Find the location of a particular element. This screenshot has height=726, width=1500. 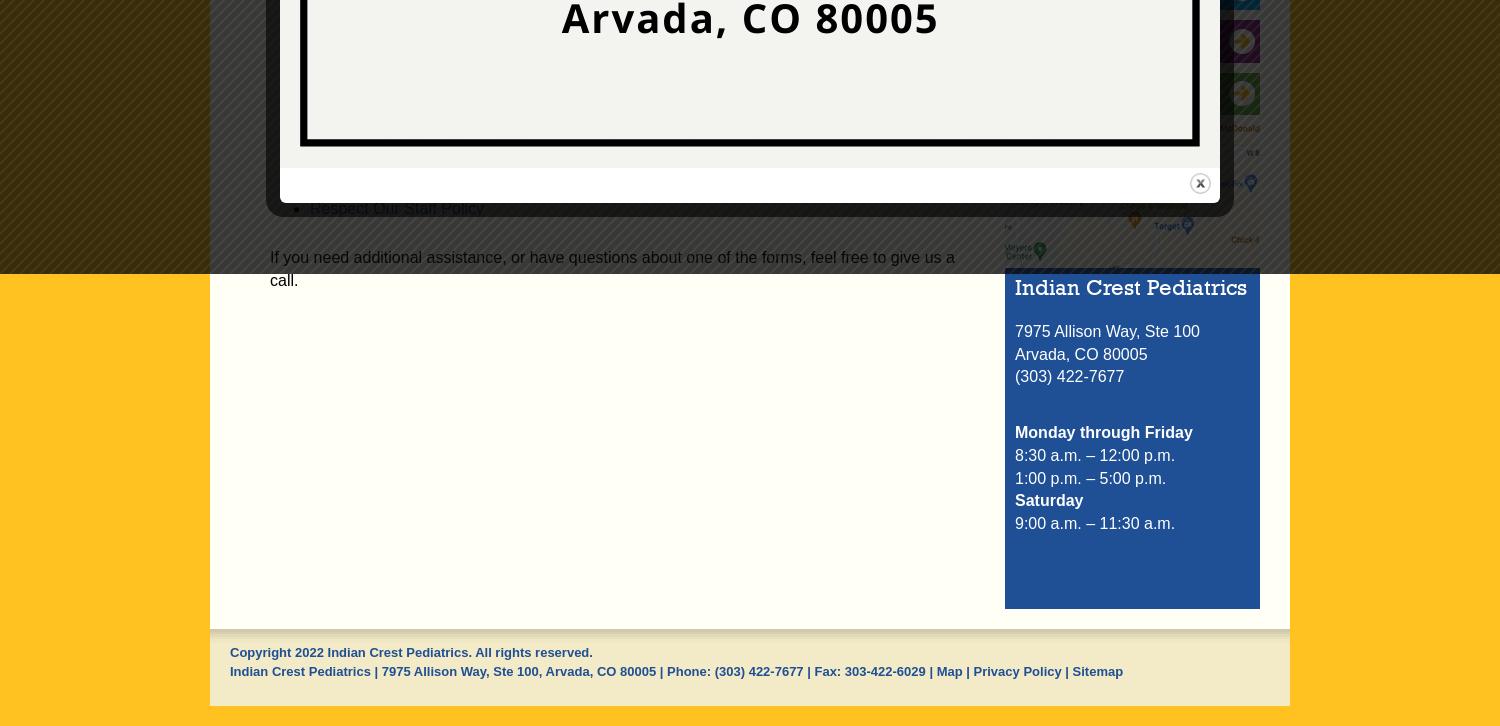

'Map' is located at coordinates (948, 669).